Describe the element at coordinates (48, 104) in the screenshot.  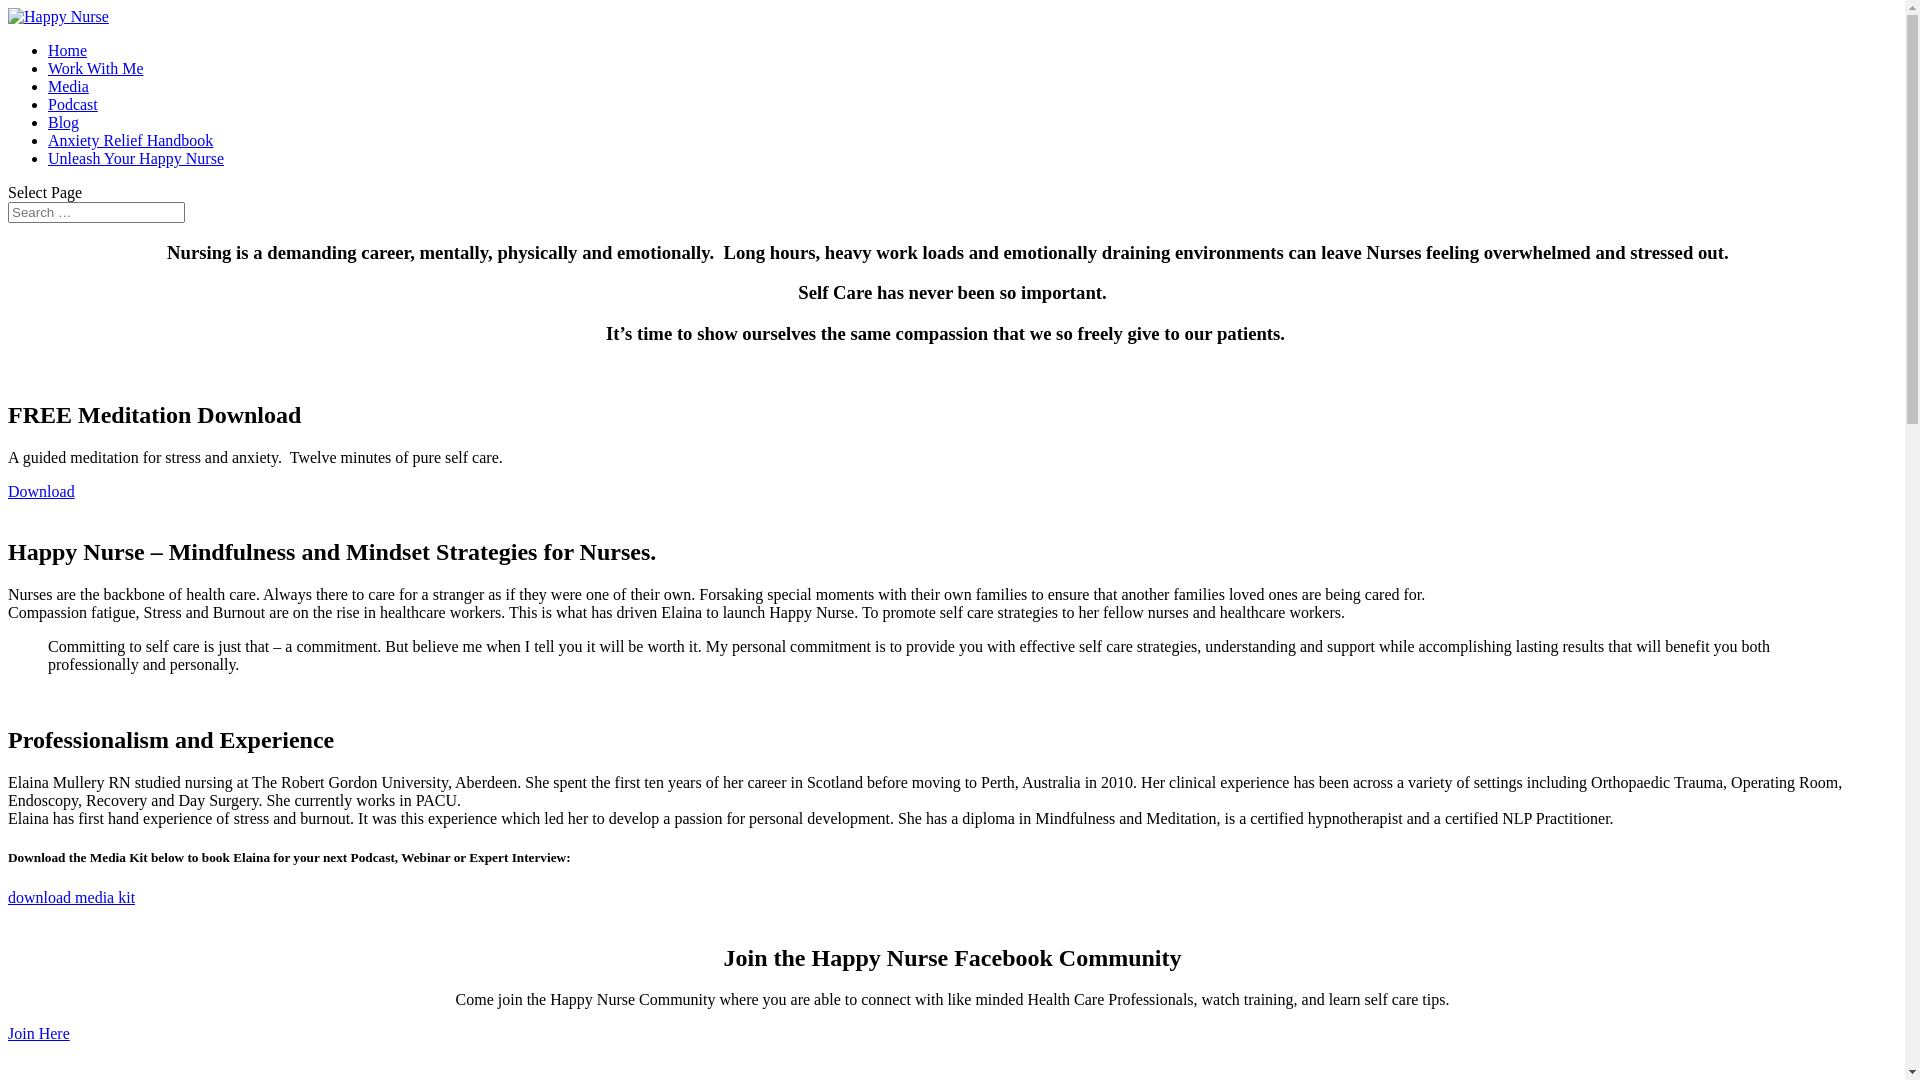
I see `'Podcast'` at that location.